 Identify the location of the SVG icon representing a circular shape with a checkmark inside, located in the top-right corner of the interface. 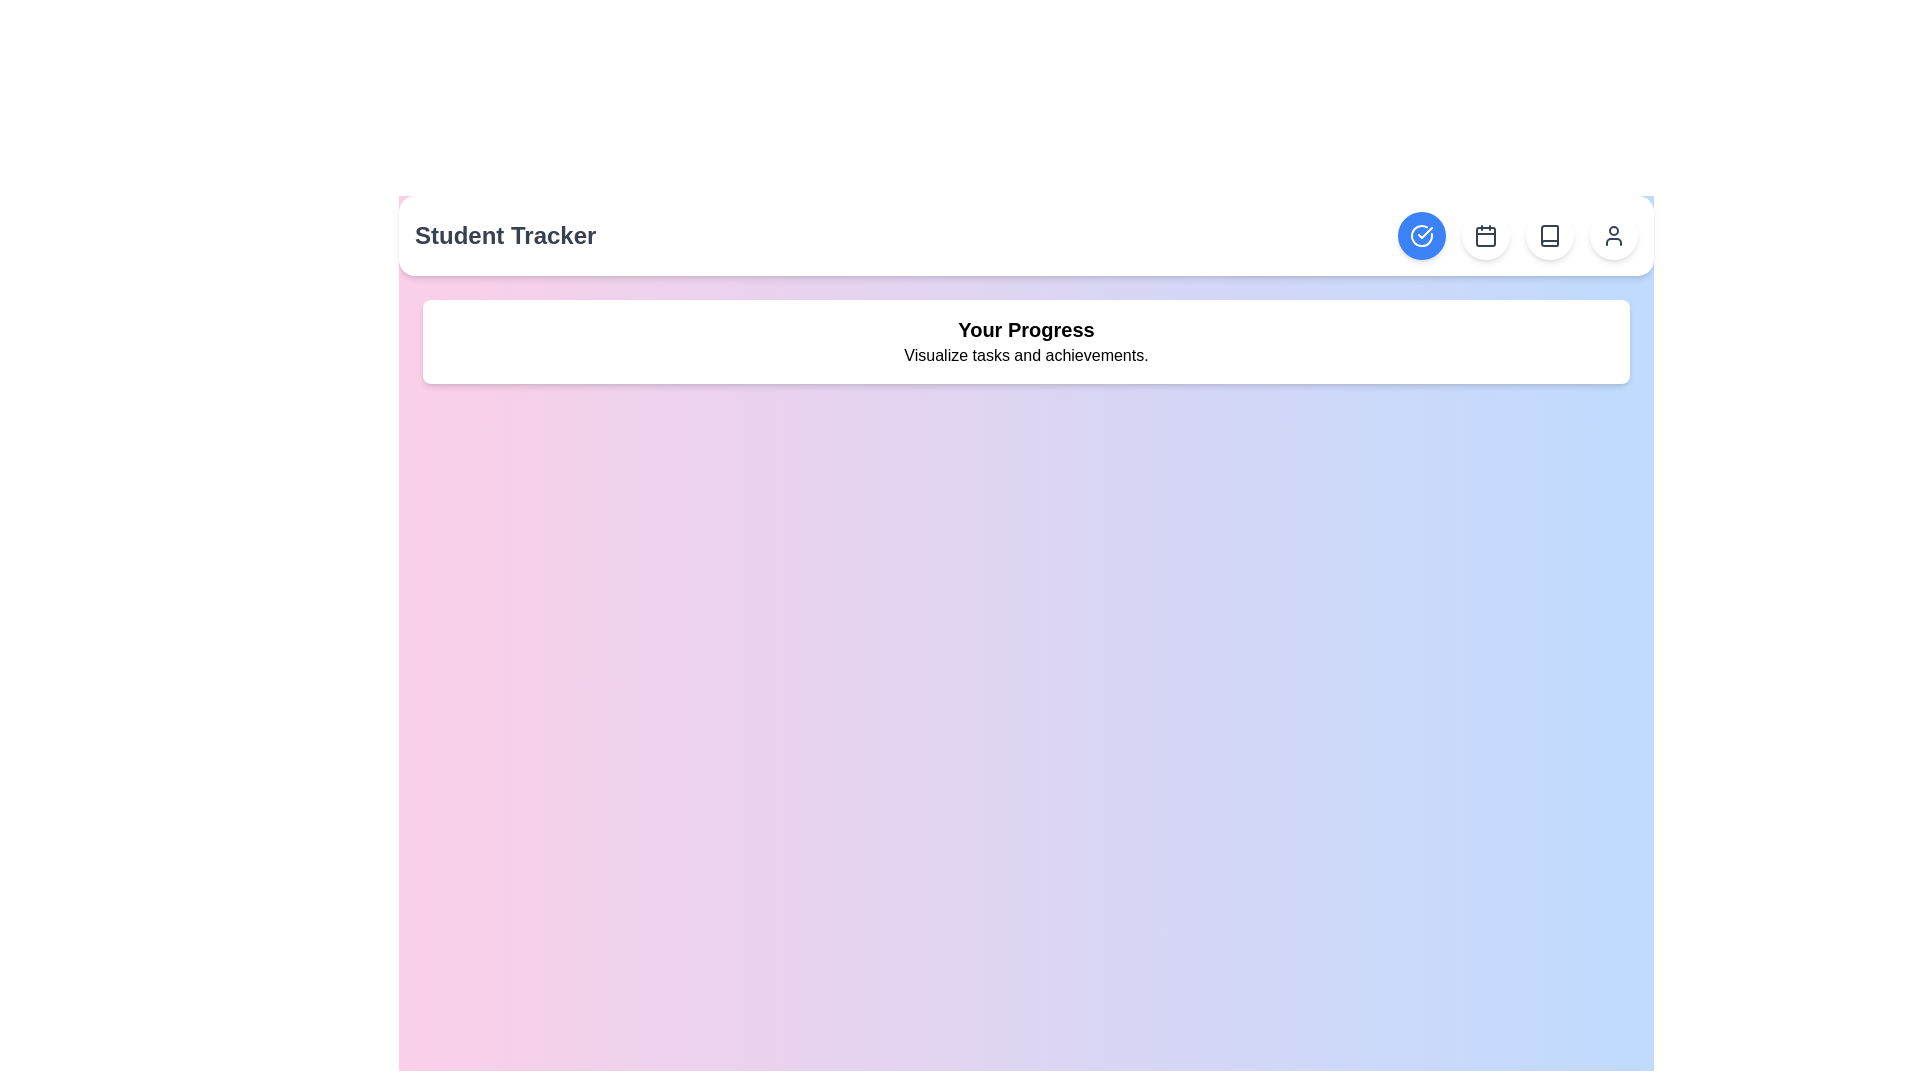
(1420, 234).